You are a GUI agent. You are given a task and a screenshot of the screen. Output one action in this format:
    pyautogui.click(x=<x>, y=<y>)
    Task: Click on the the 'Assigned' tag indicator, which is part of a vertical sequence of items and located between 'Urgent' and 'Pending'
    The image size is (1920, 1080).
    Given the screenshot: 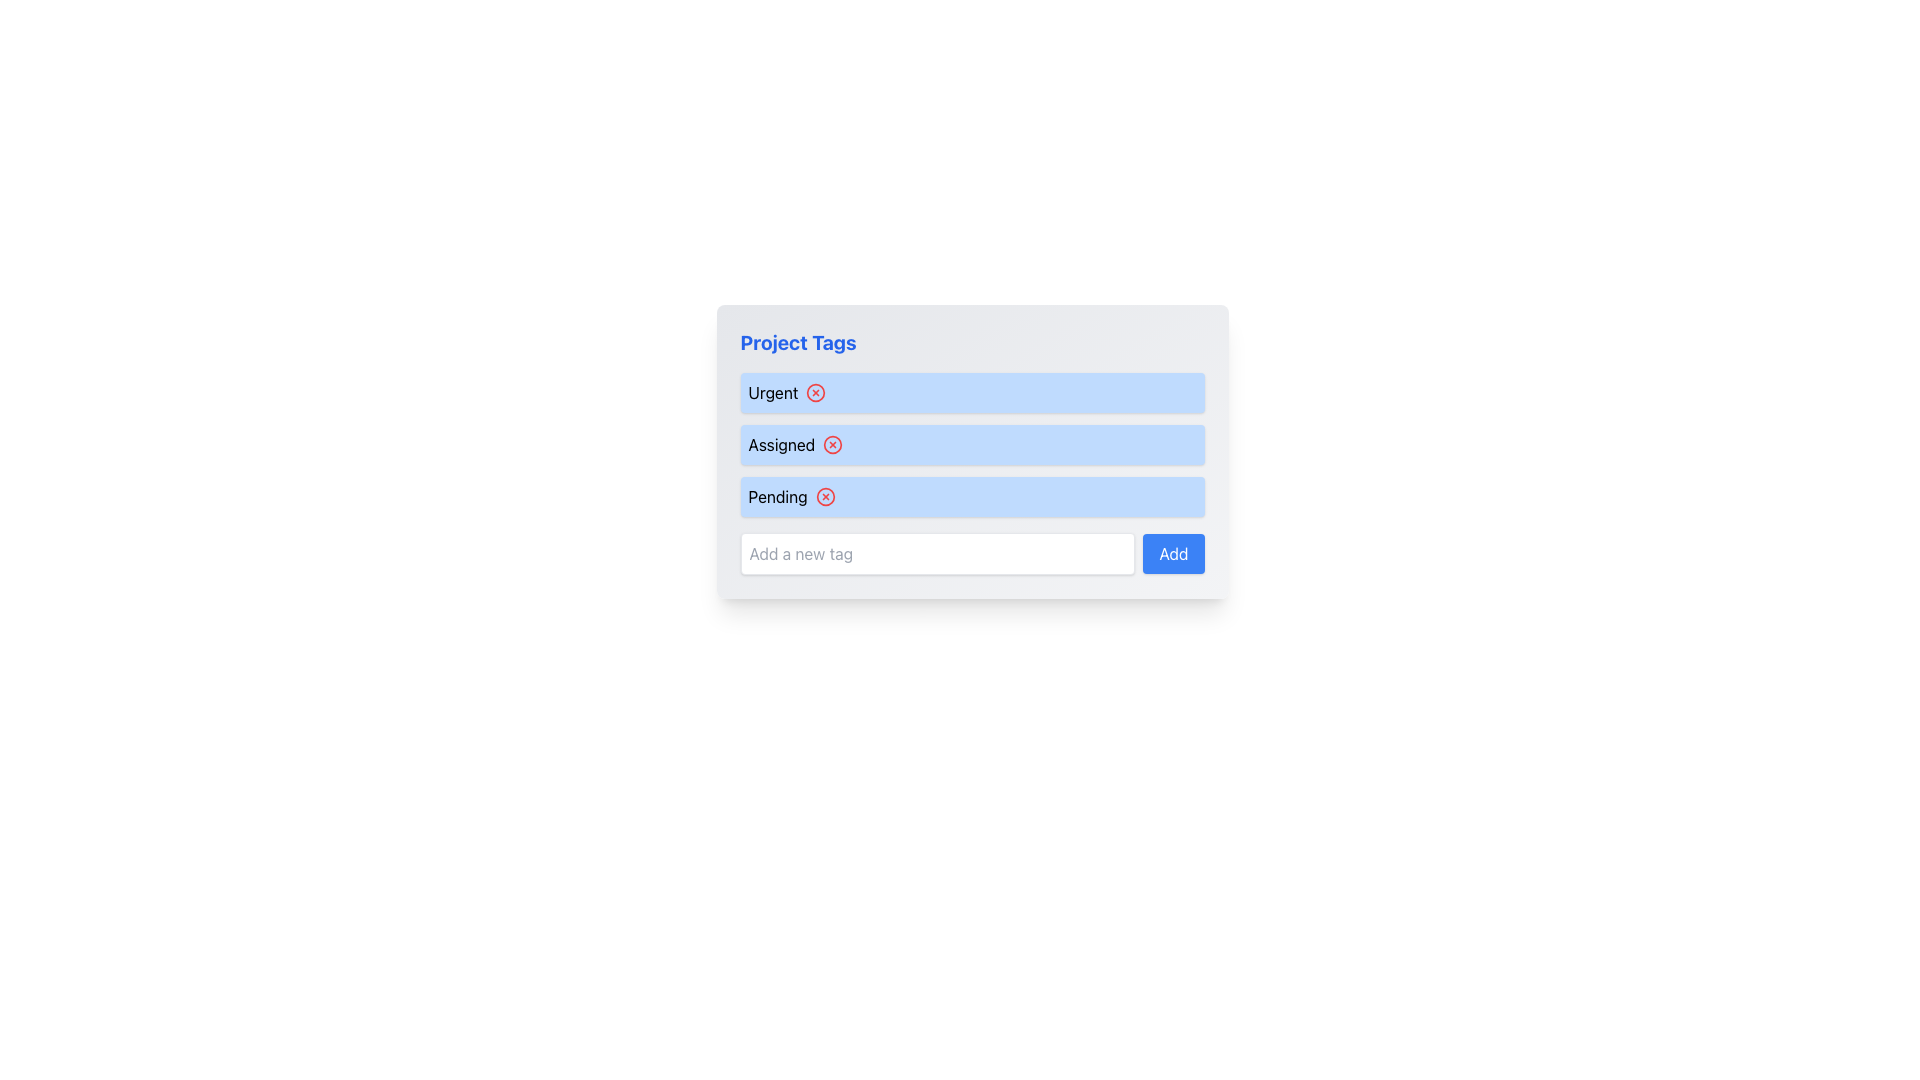 What is the action you would take?
    pyautogui.click(x=972, y=443)
    